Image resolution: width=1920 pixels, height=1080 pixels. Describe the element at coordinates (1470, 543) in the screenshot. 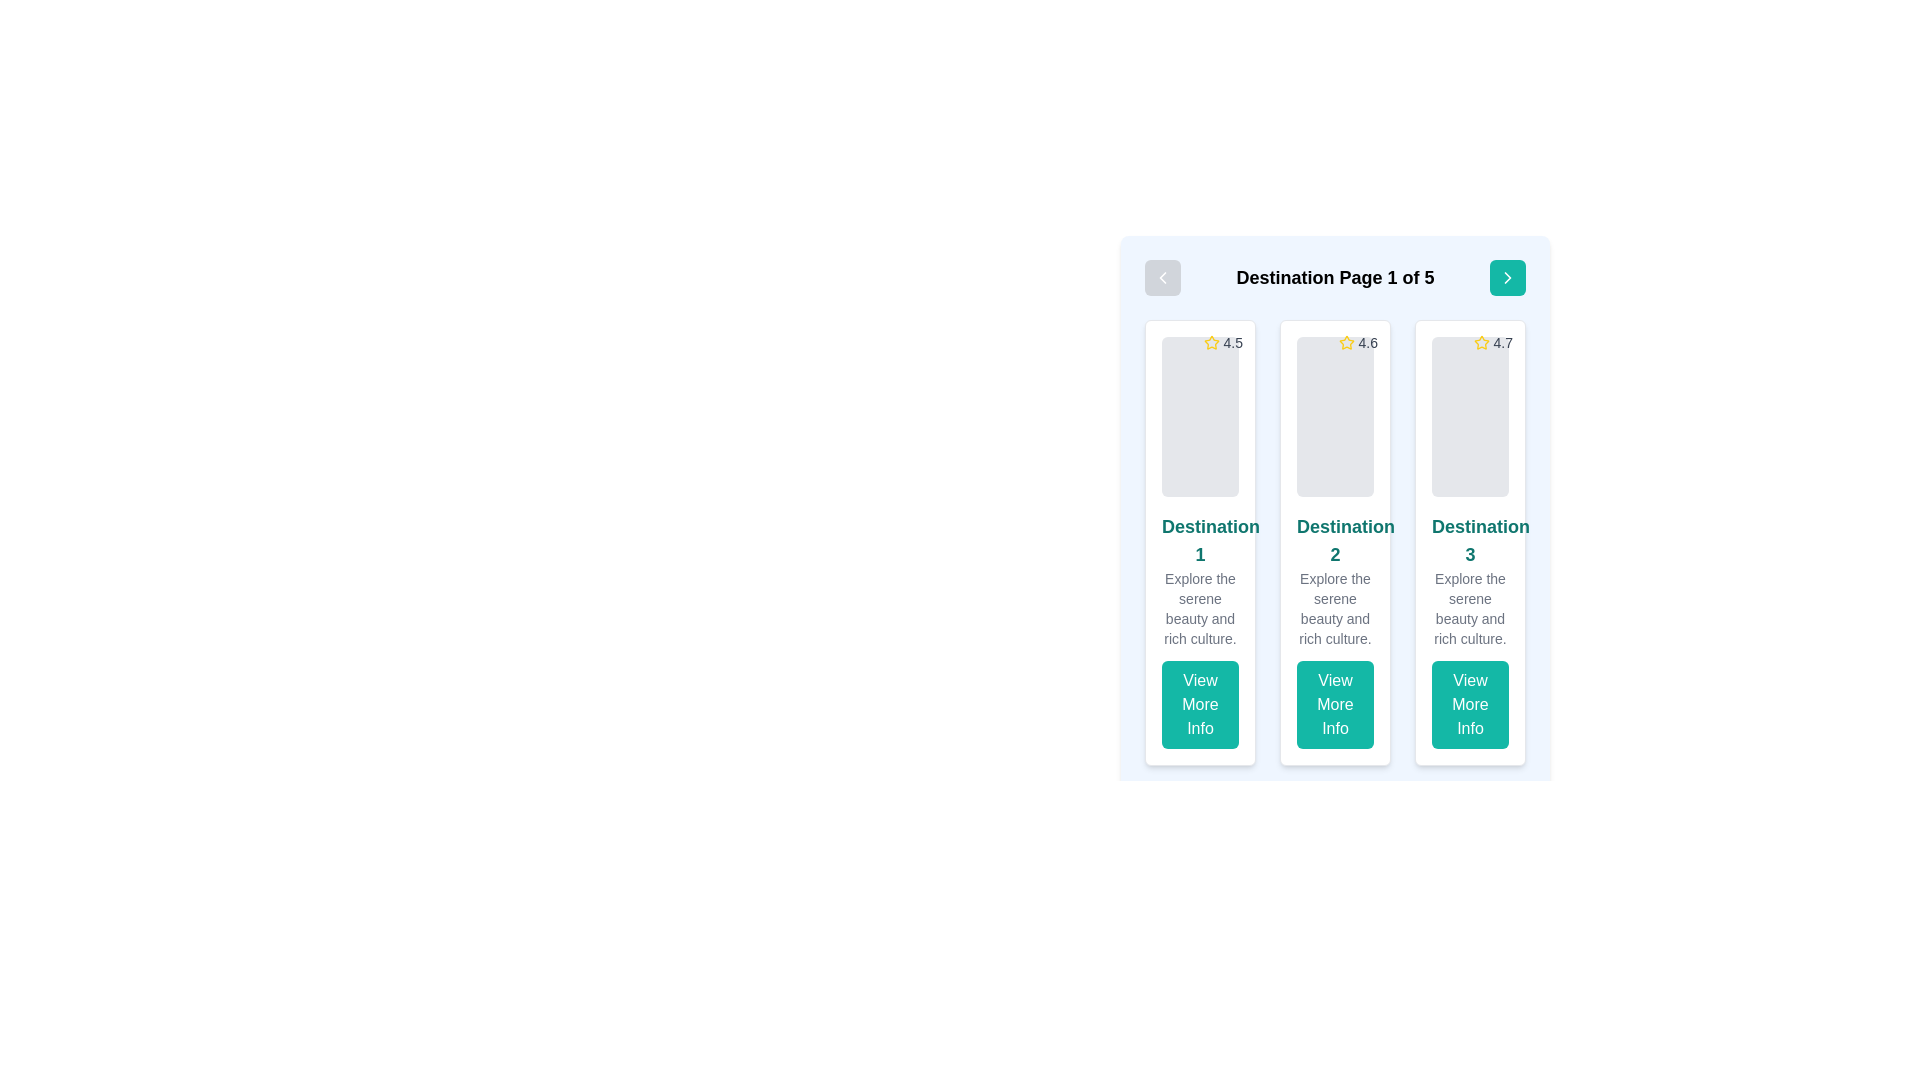

I see `the third card in the grid layout` at that location.